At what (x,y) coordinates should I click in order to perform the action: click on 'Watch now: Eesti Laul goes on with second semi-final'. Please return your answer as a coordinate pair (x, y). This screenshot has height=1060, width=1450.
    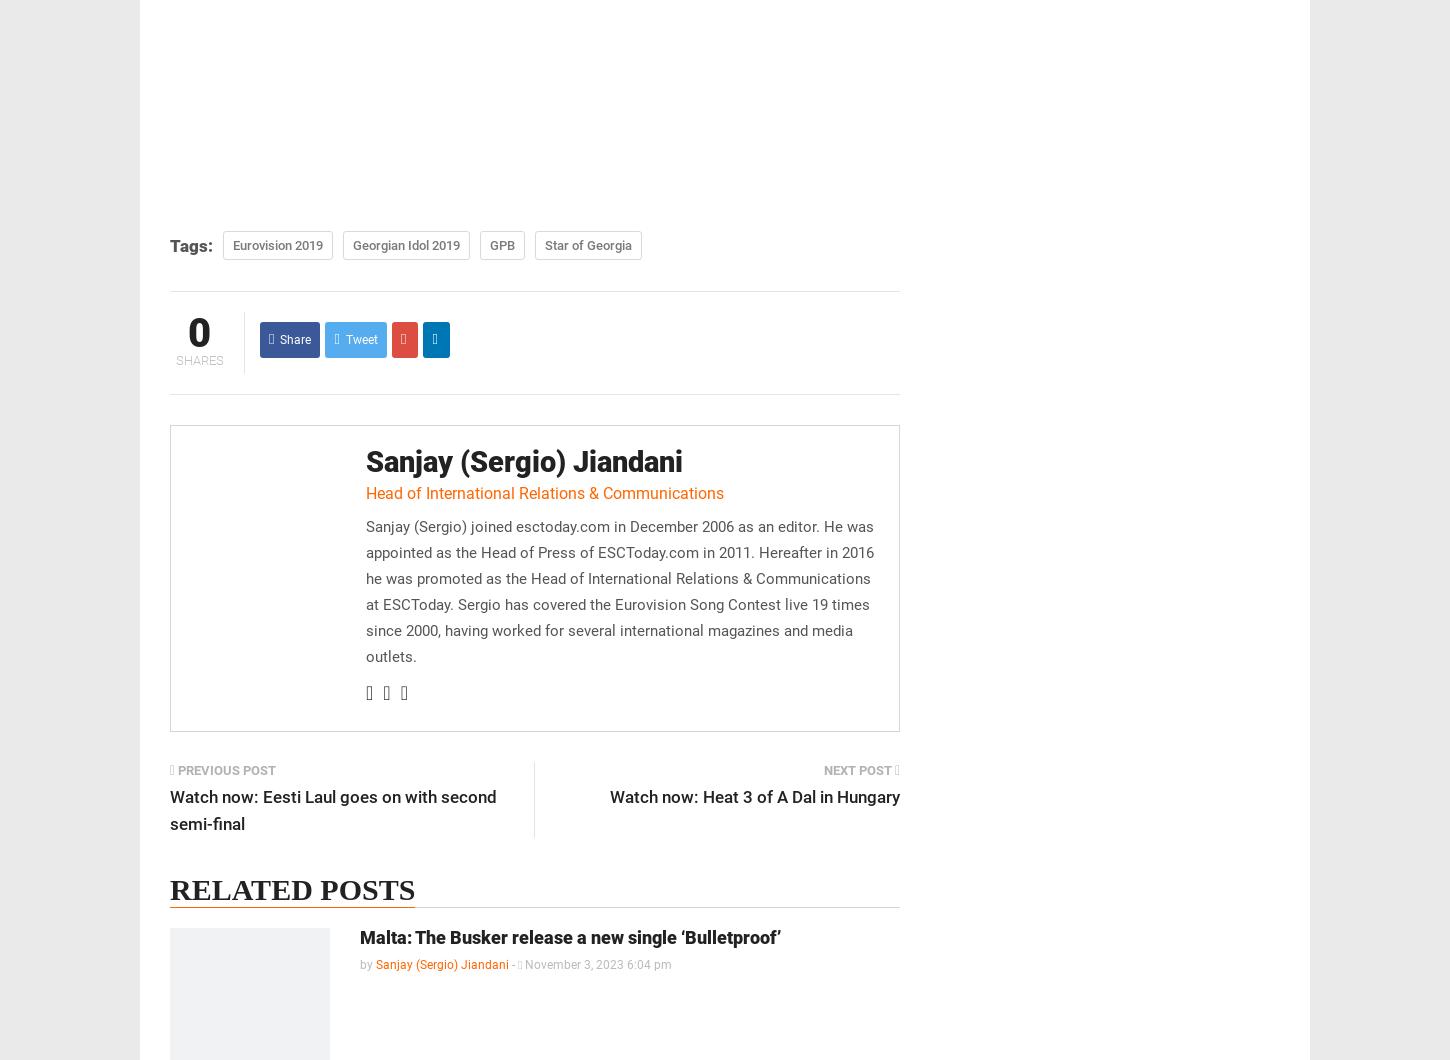
    Looking at the image, I should click on (333, 810).